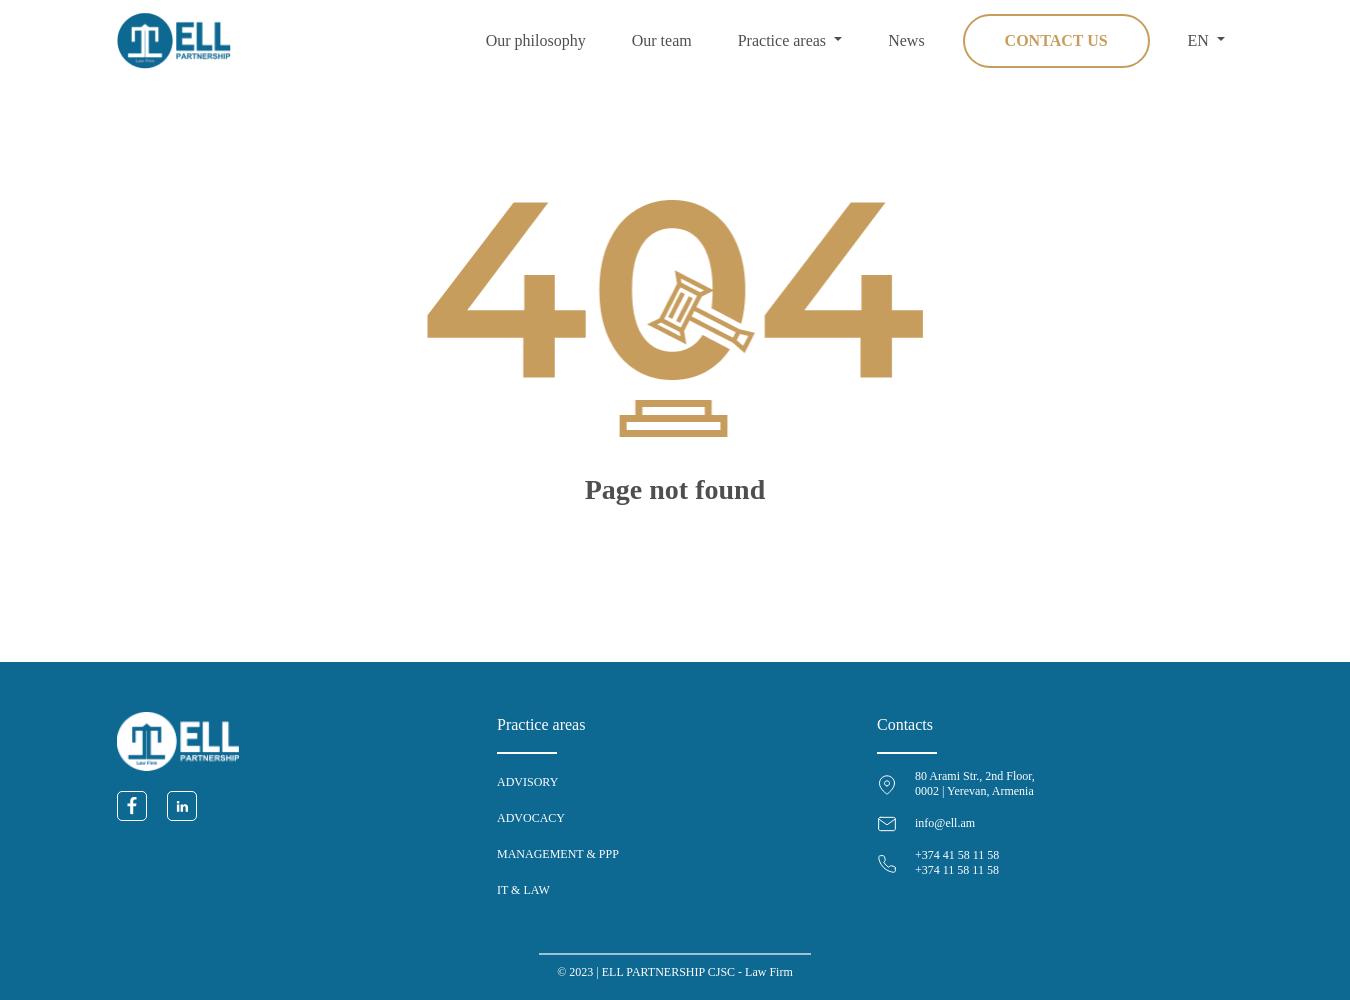 The height and width of the screenshot is (1000, 1350). I want to click on 'Our philosophy', so click(534, 39).